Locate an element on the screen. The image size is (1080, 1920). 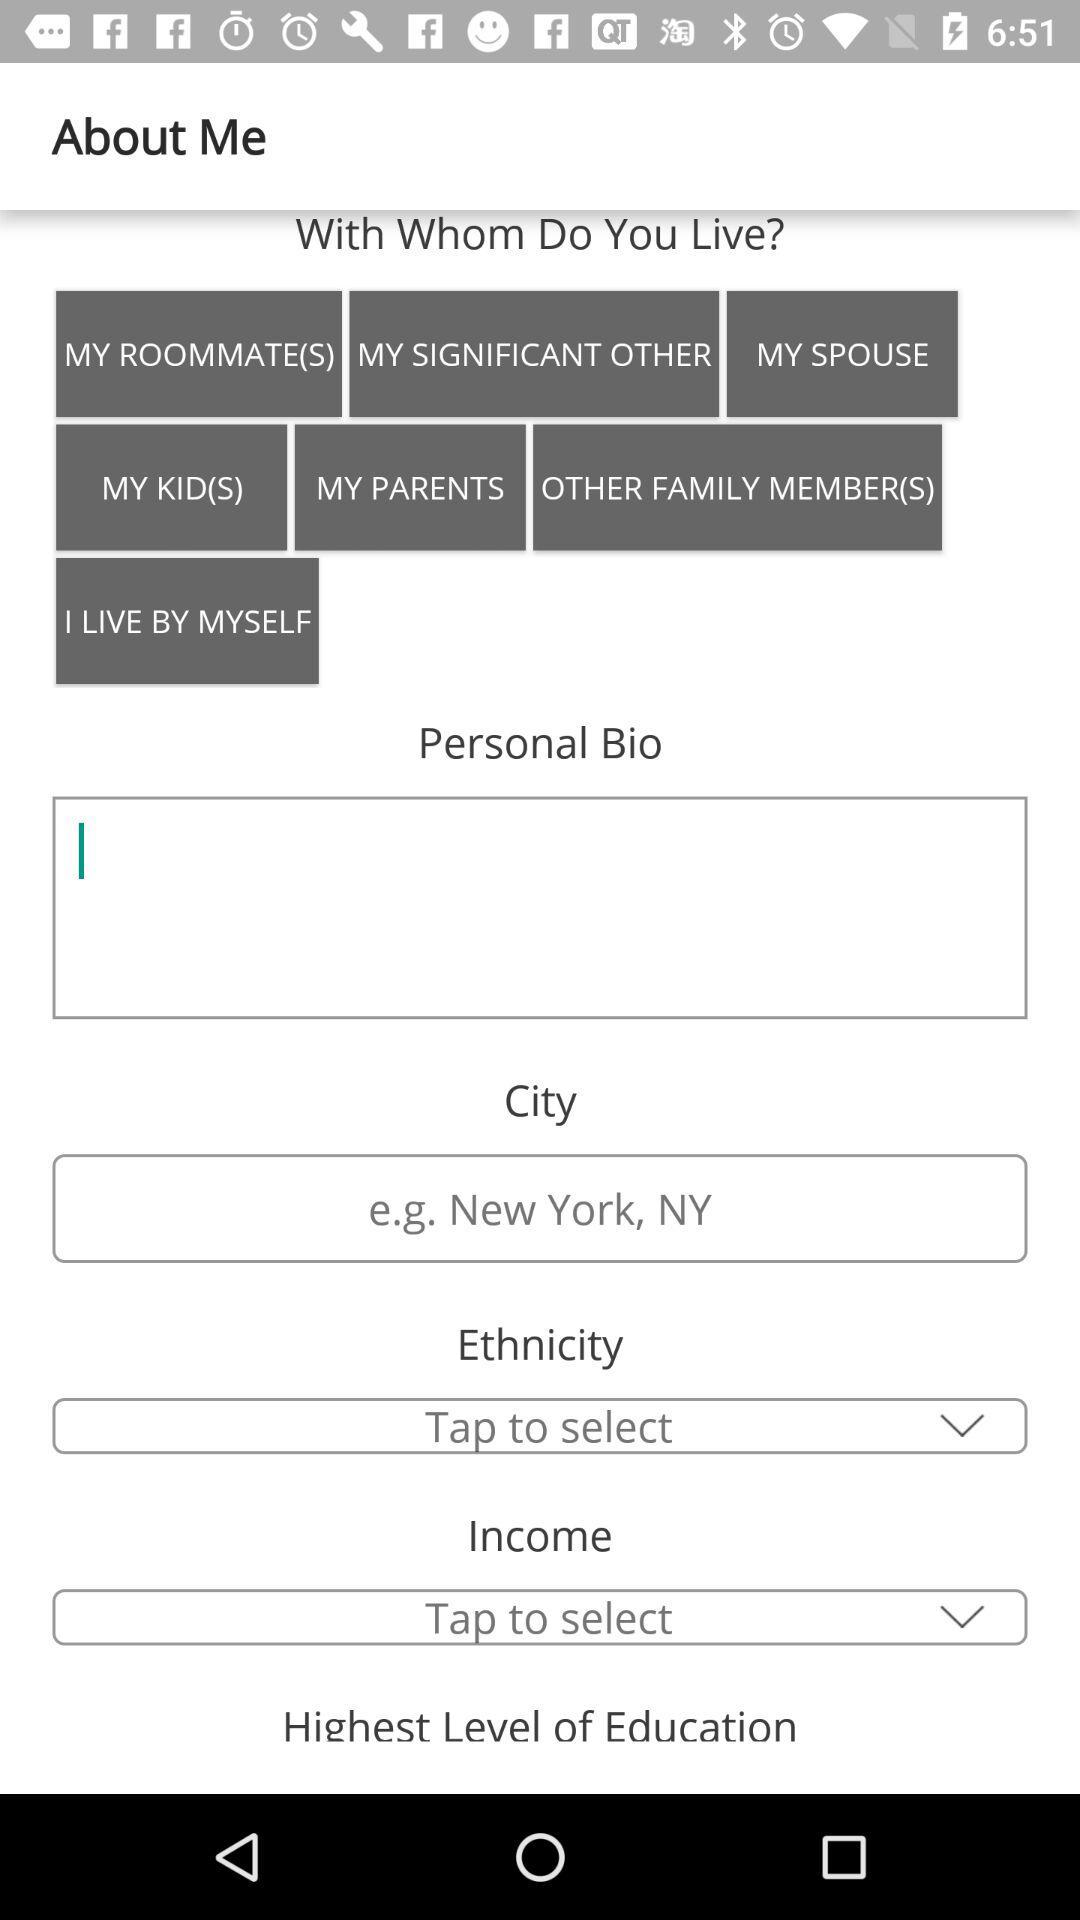
write bio is located at coordinates (540, 906).